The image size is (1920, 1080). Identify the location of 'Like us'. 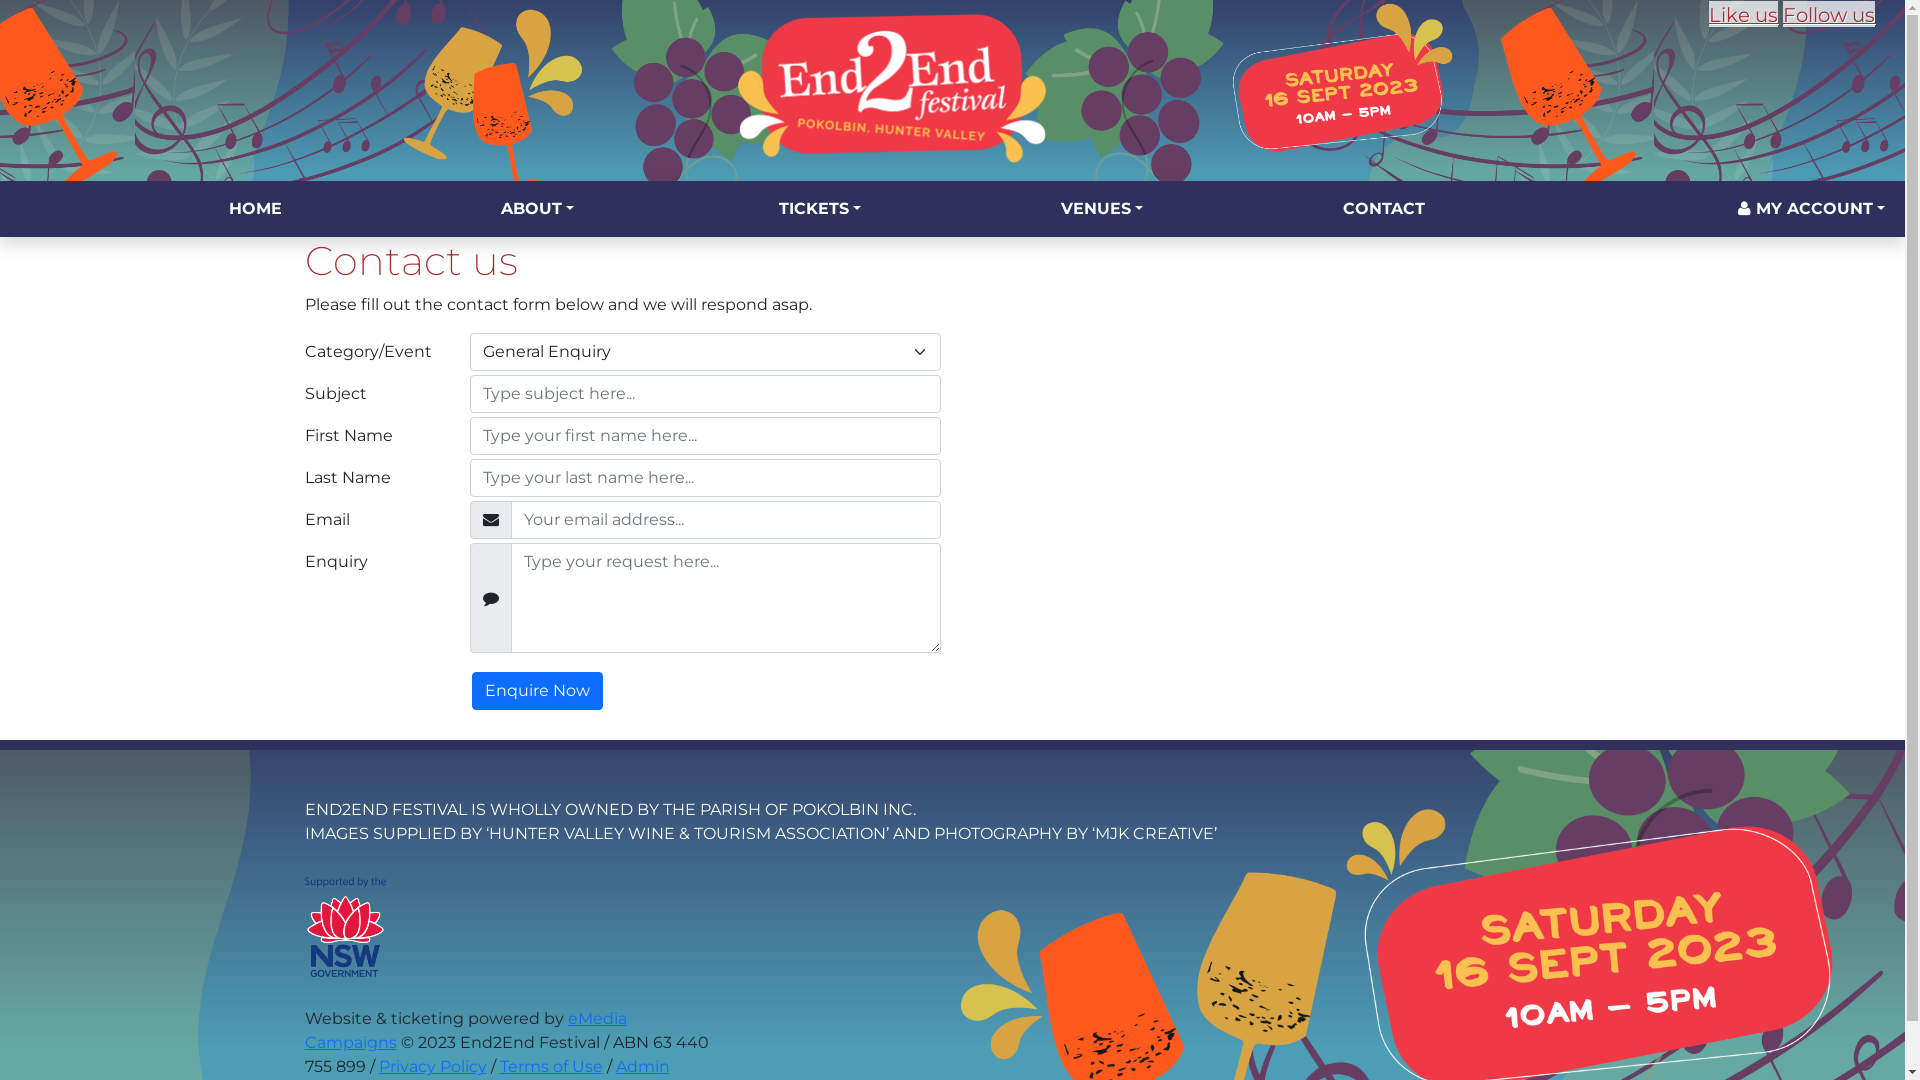
(1742, 14).